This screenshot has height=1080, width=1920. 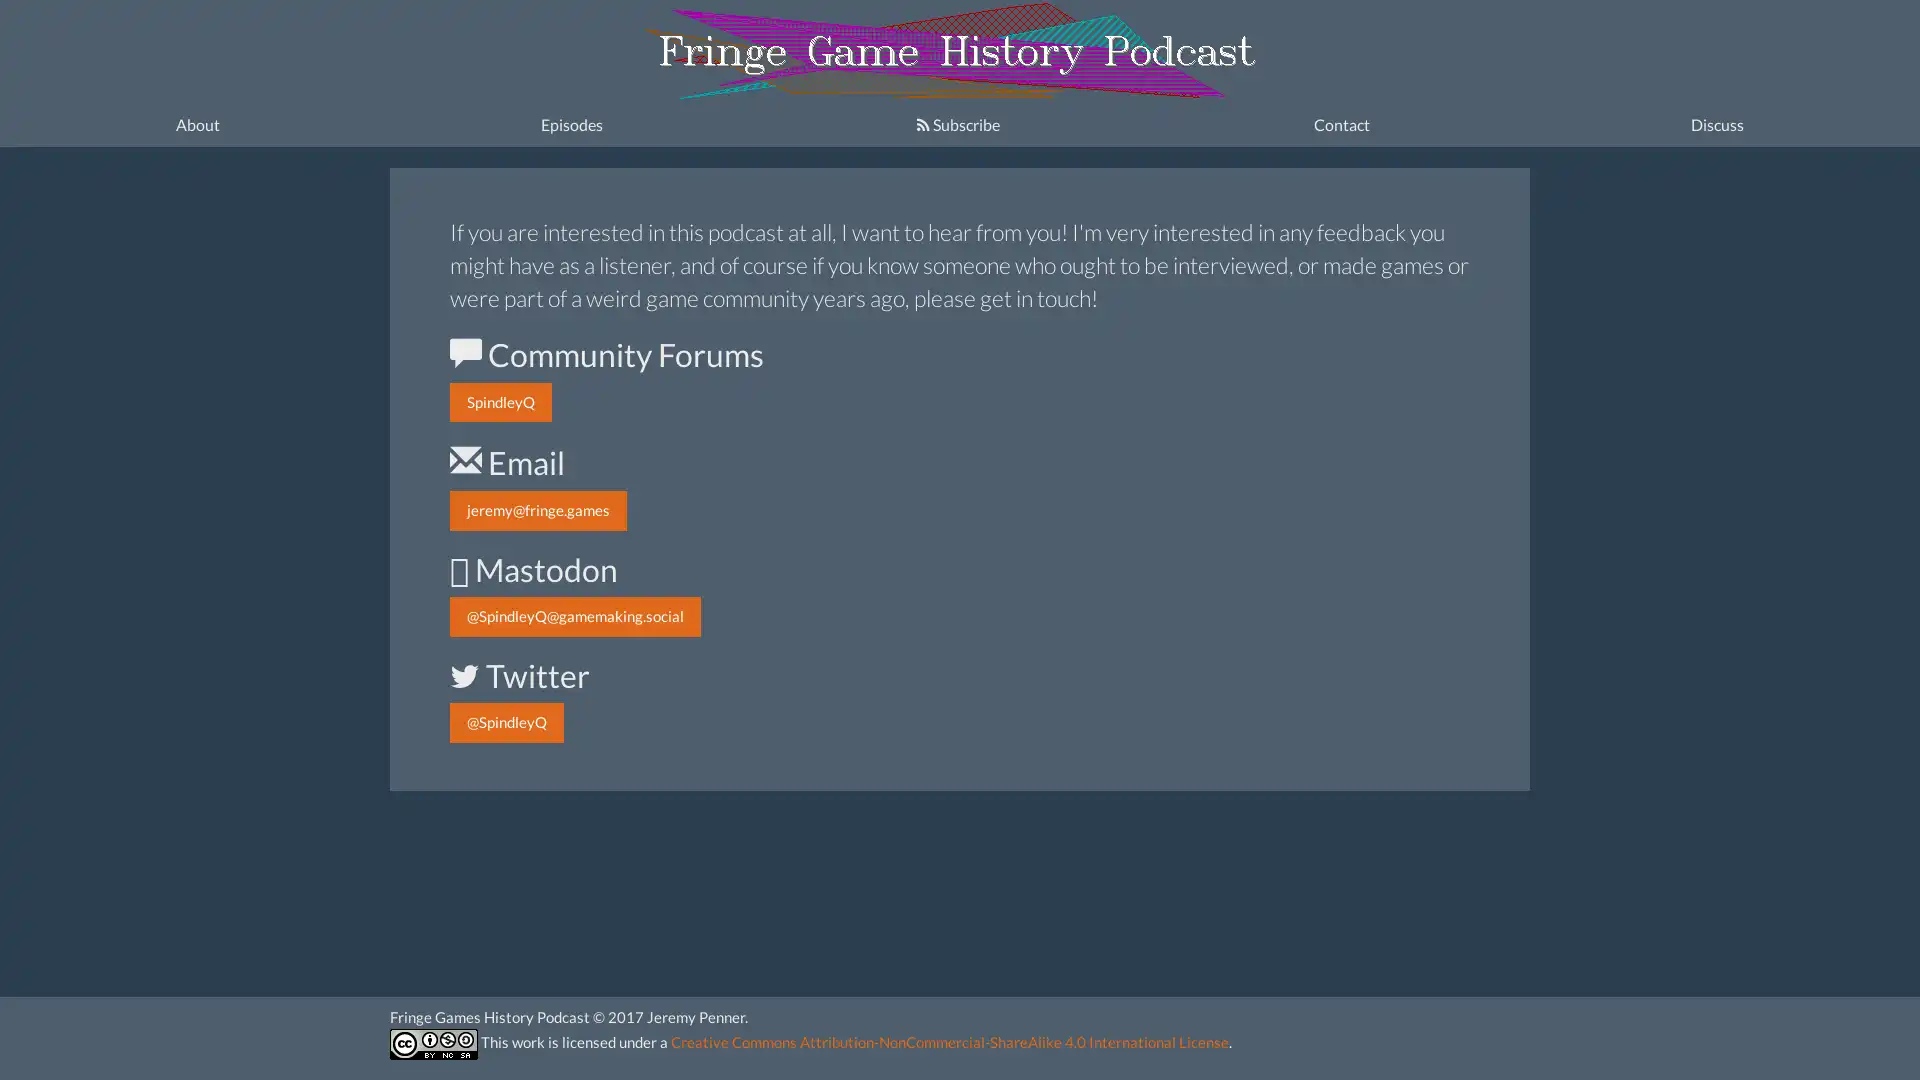 I want to click on SpindleyQ, so click(x=500, y=402).